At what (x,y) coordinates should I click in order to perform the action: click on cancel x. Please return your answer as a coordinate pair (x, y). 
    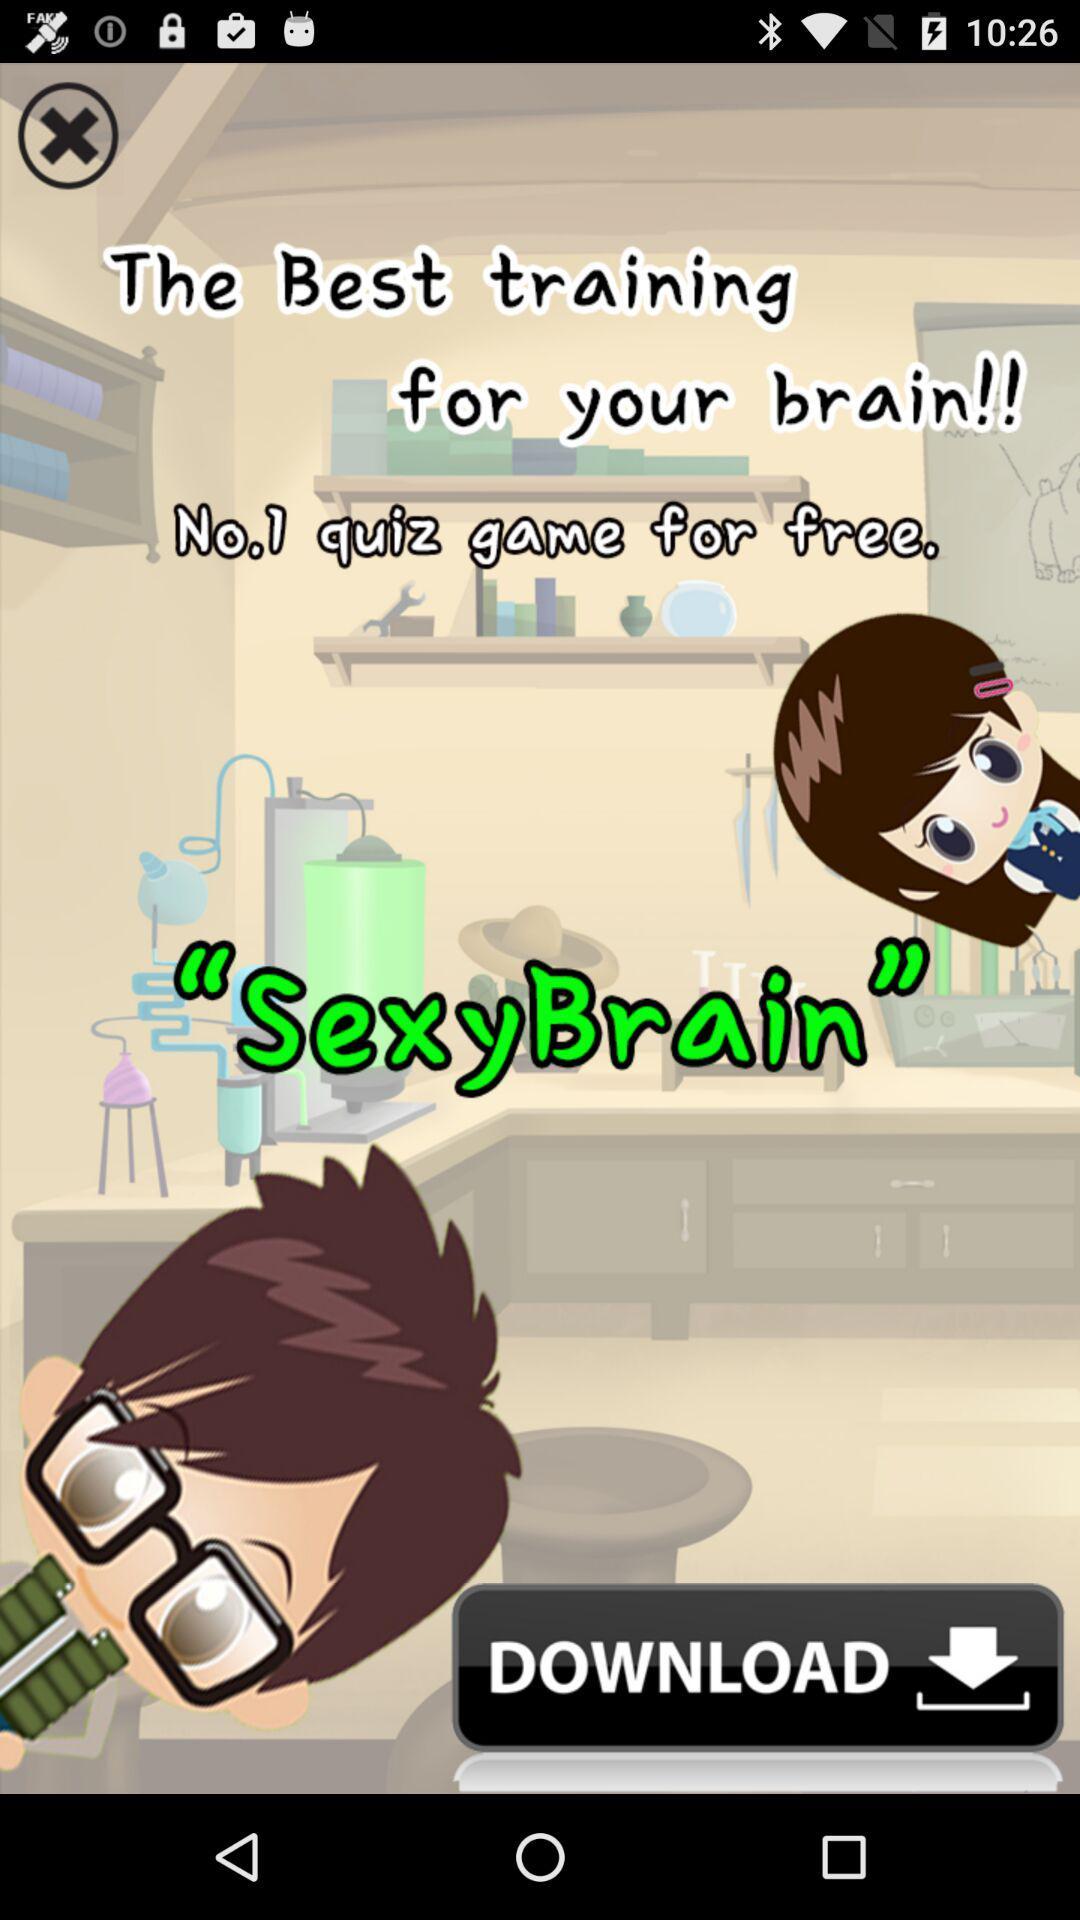
    Looking at the image, I should click on (540, 128).